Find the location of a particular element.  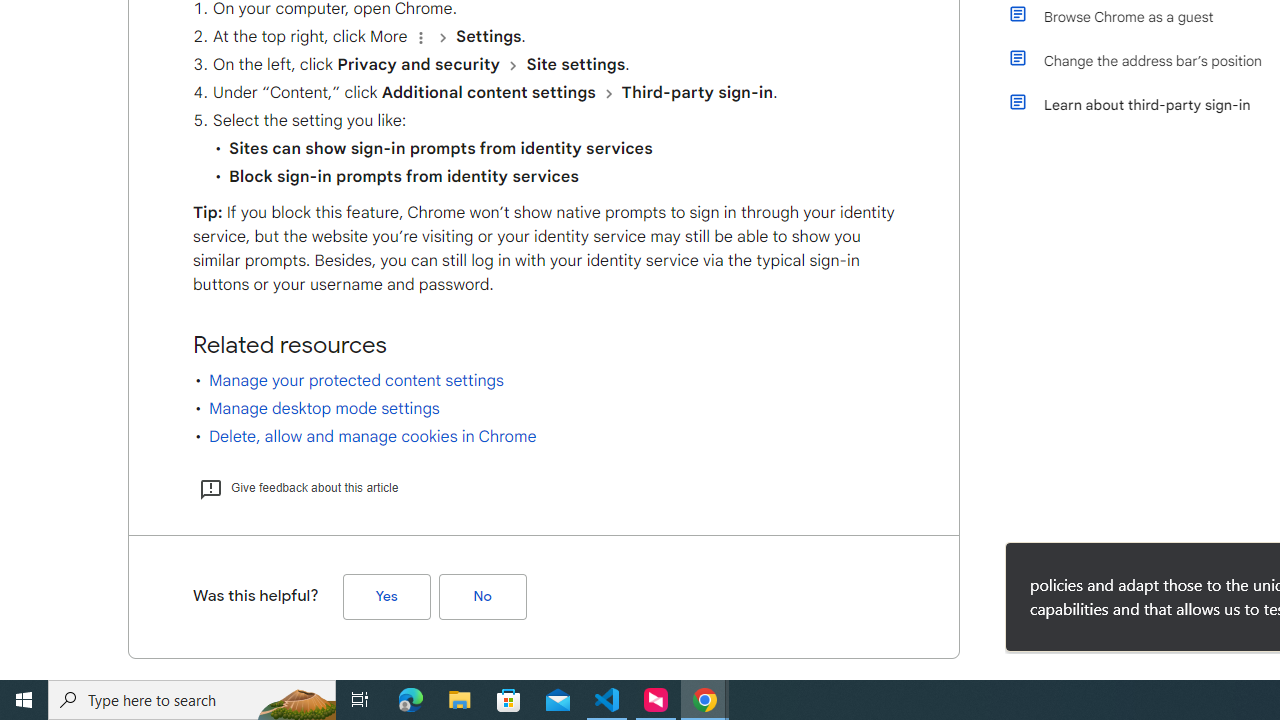

'No (Was this helpful?)' is located at coordinates (482, 595).